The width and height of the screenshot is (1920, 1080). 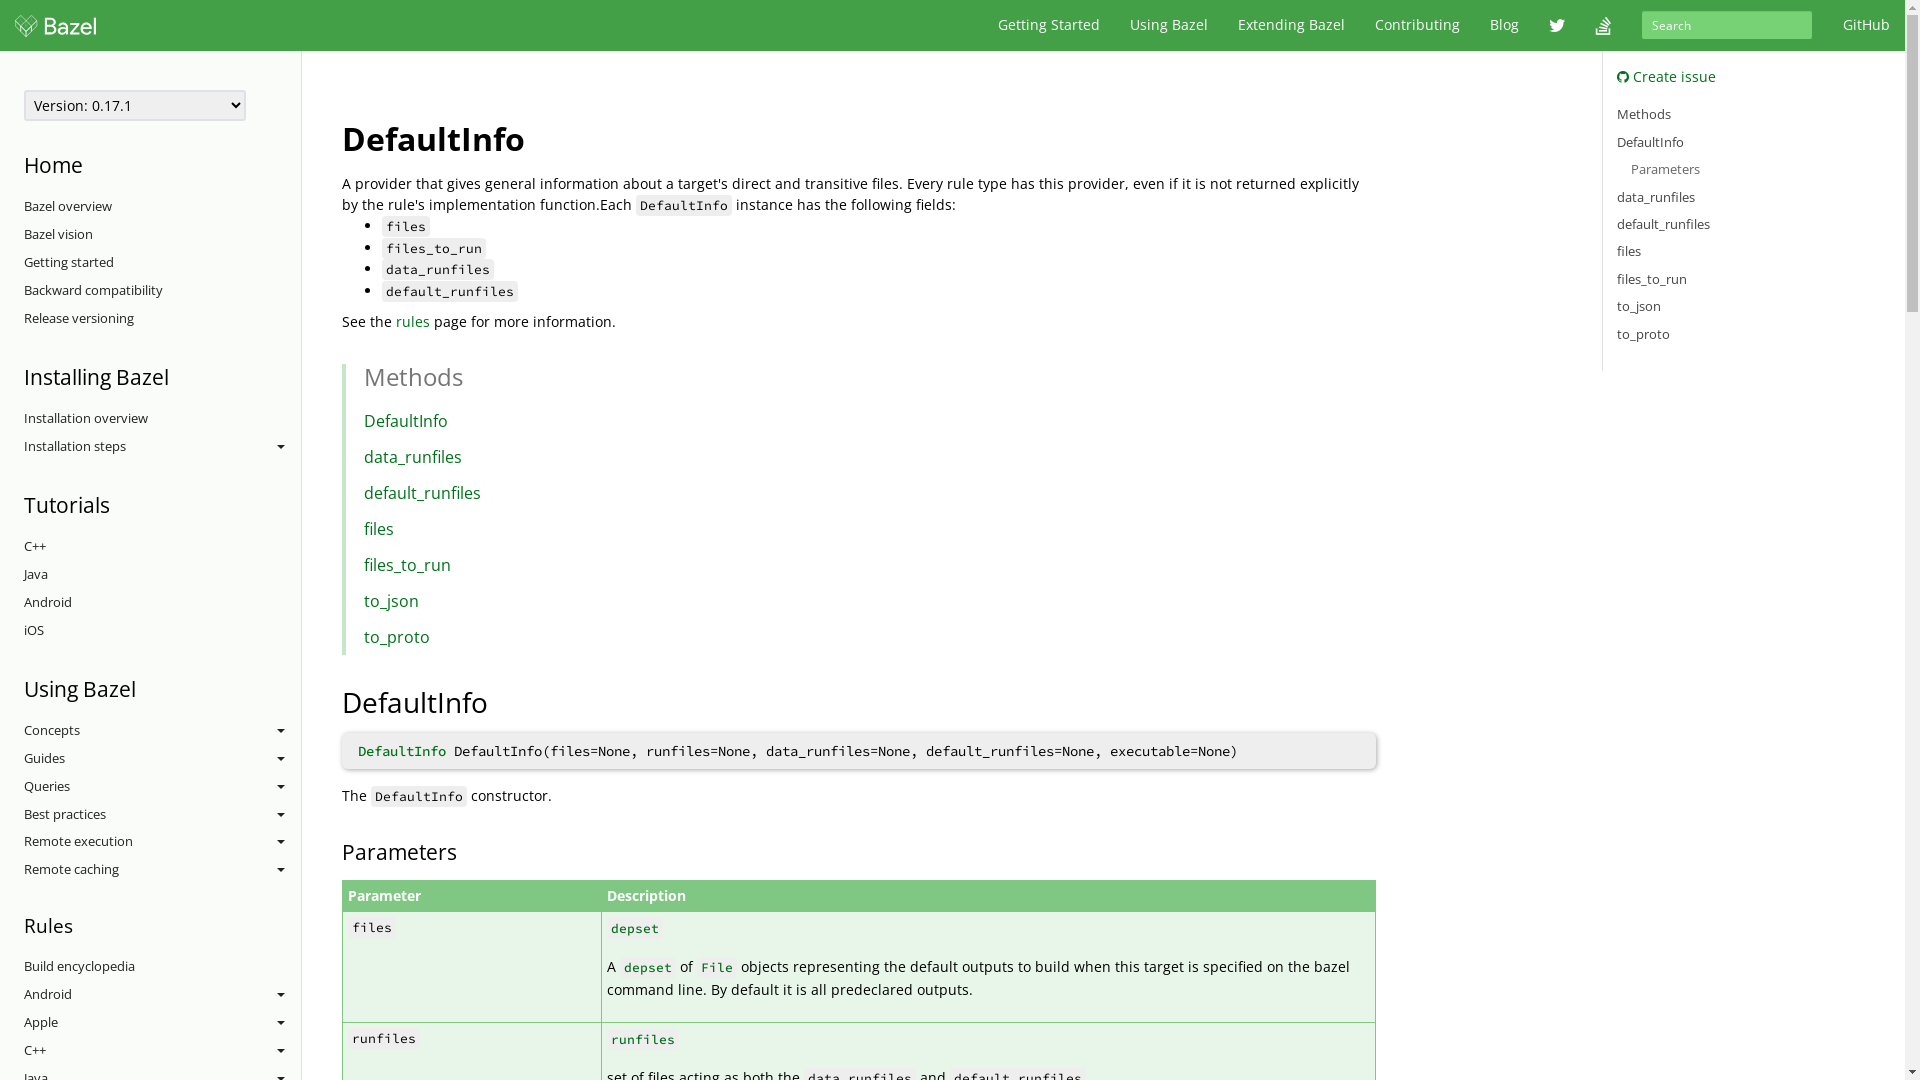 What do you see at coordinates (364, 636) in the screenshot?
I see `'to_proto'` at bounding box center [364, 636].